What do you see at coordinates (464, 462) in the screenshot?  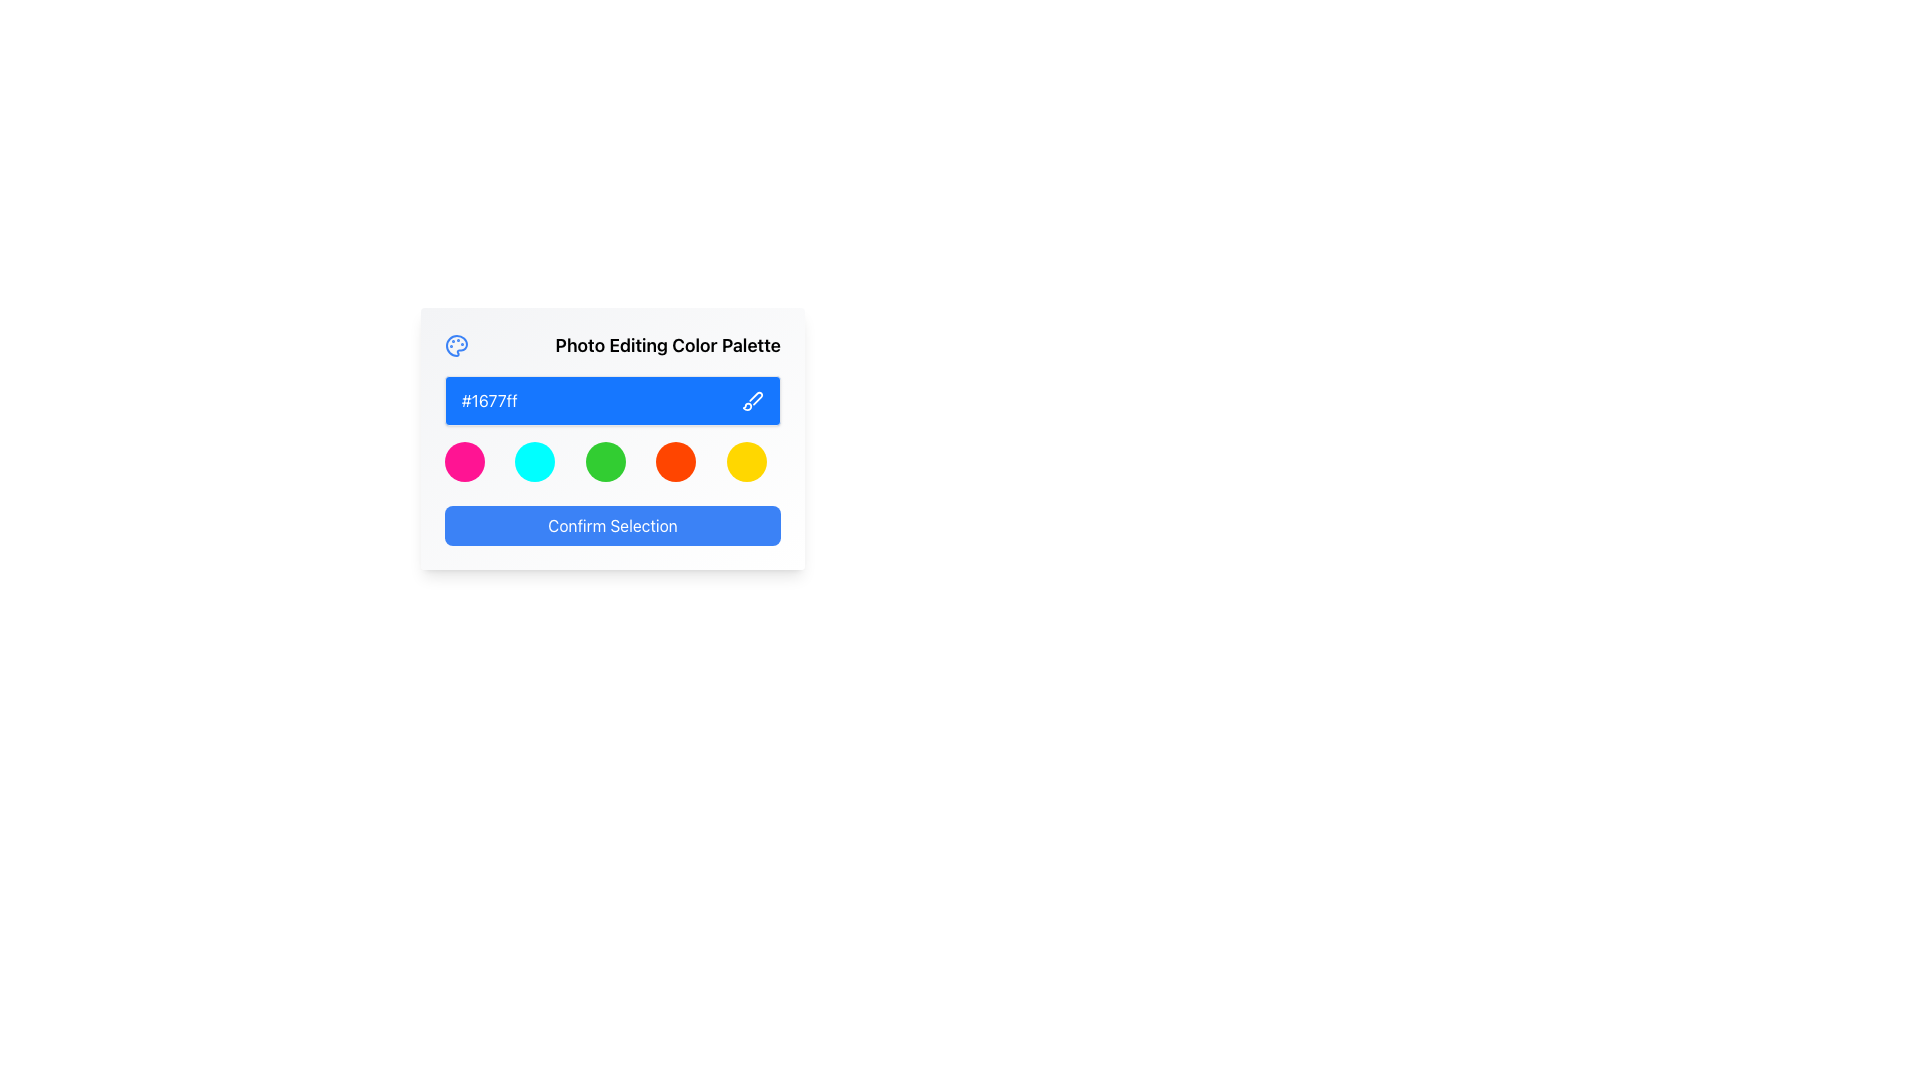 I see `the first circular color button in the row` at bounding box center [464, 462].